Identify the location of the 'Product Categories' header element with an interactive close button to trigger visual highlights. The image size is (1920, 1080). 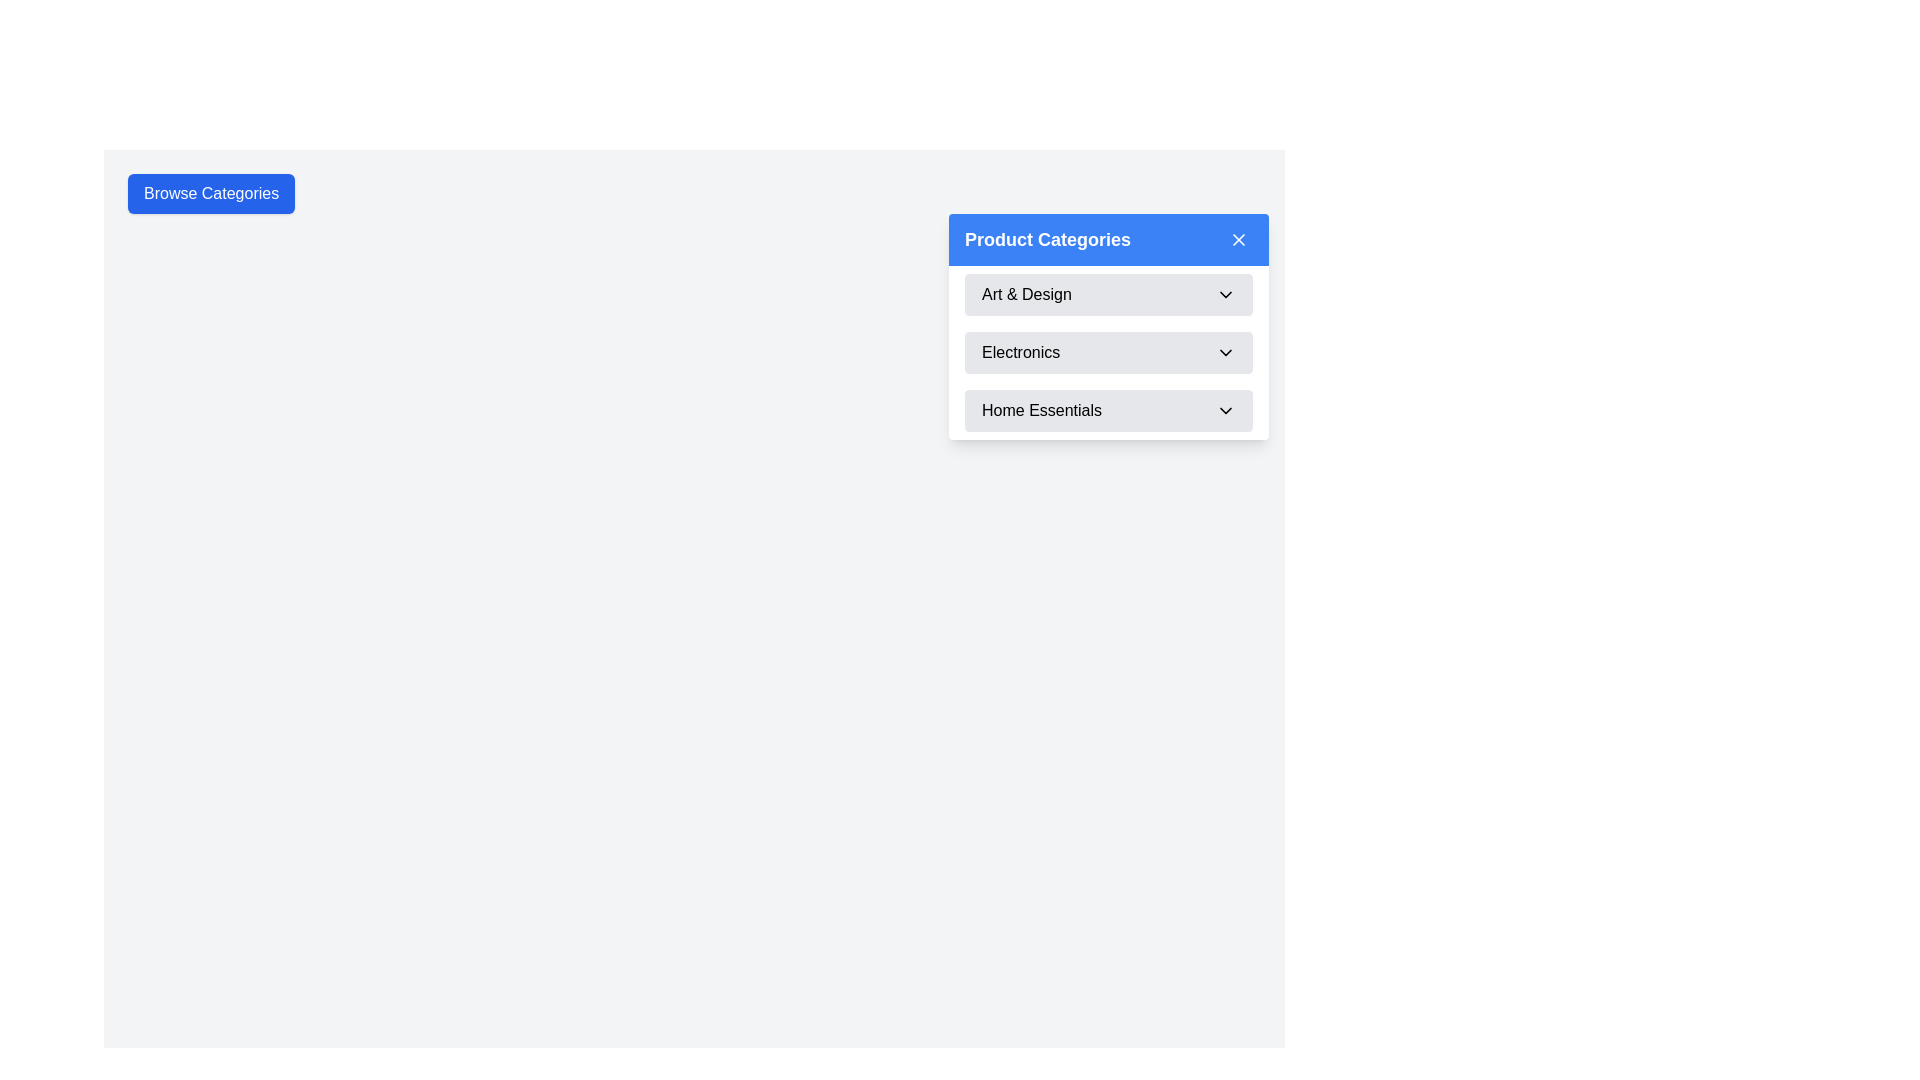
(1107, 238).